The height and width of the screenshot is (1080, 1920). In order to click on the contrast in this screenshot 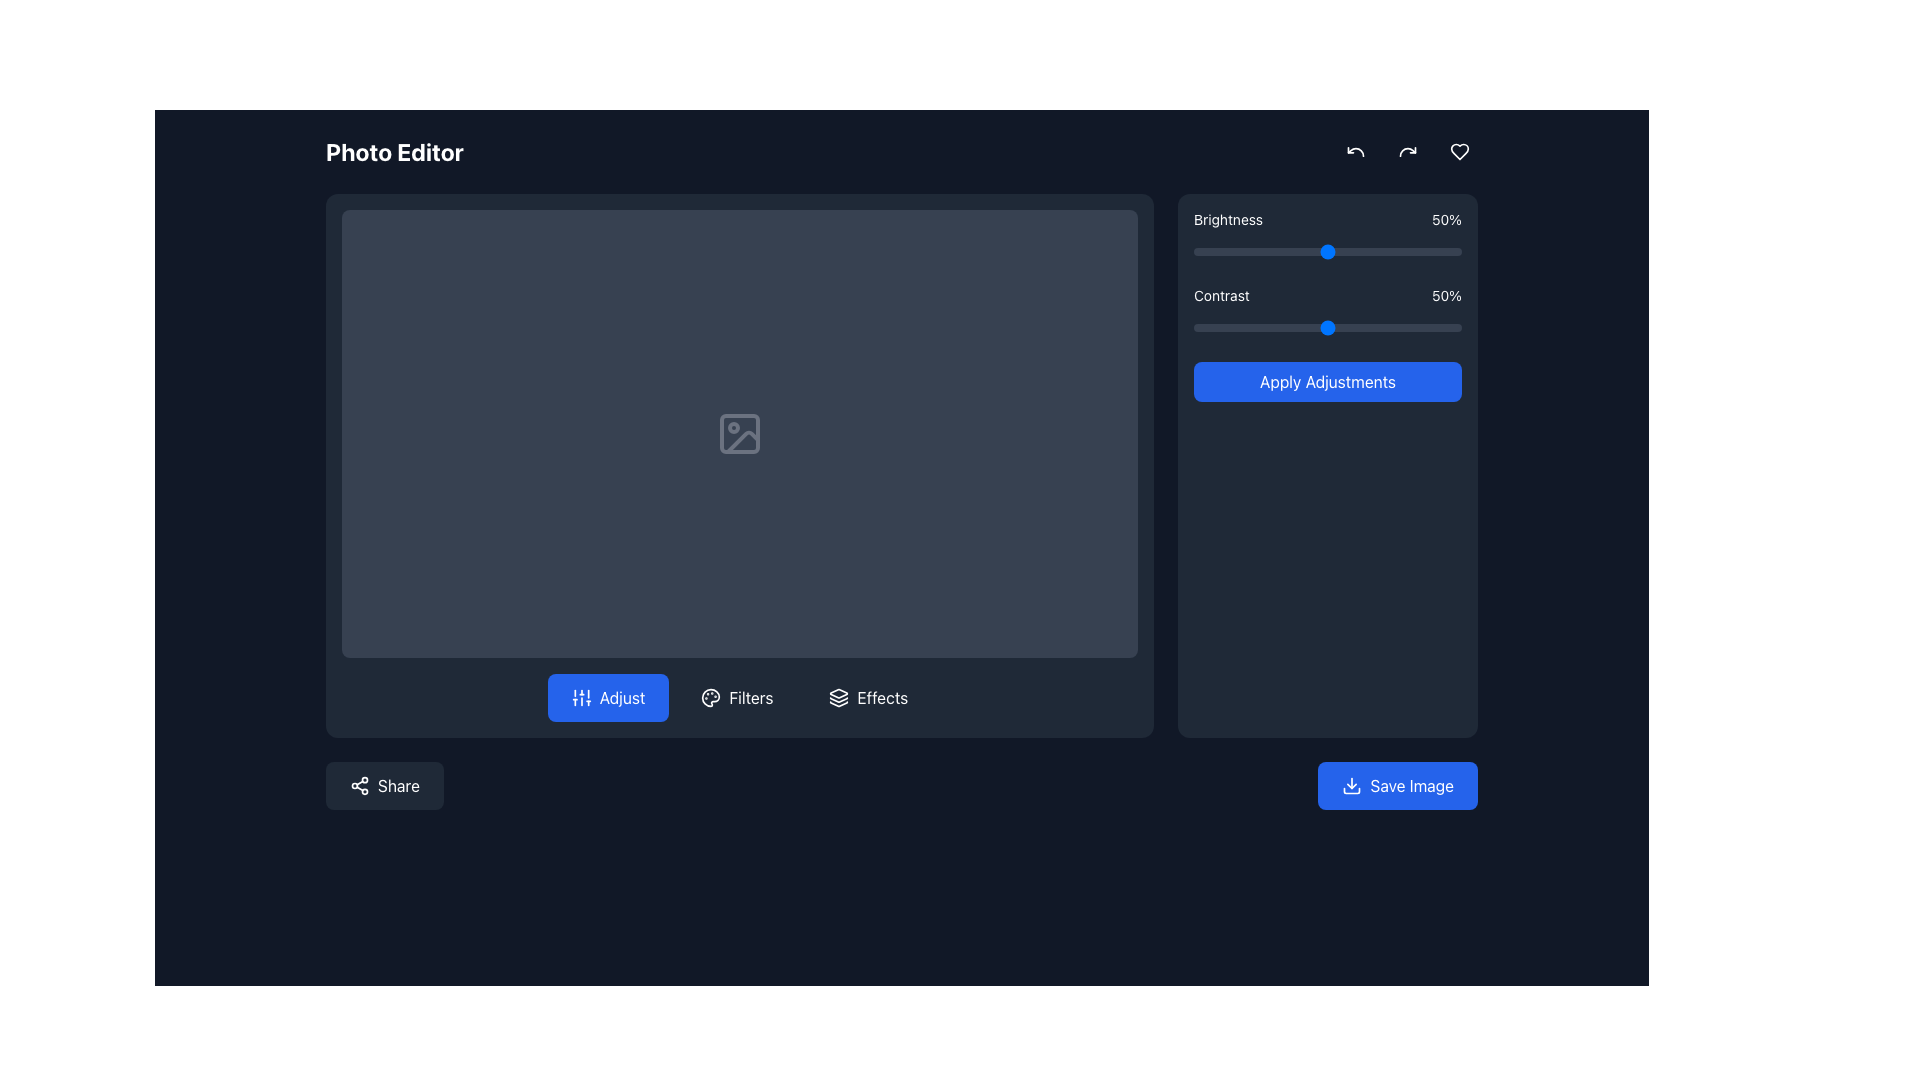, I will do `click(1352, 326)`.